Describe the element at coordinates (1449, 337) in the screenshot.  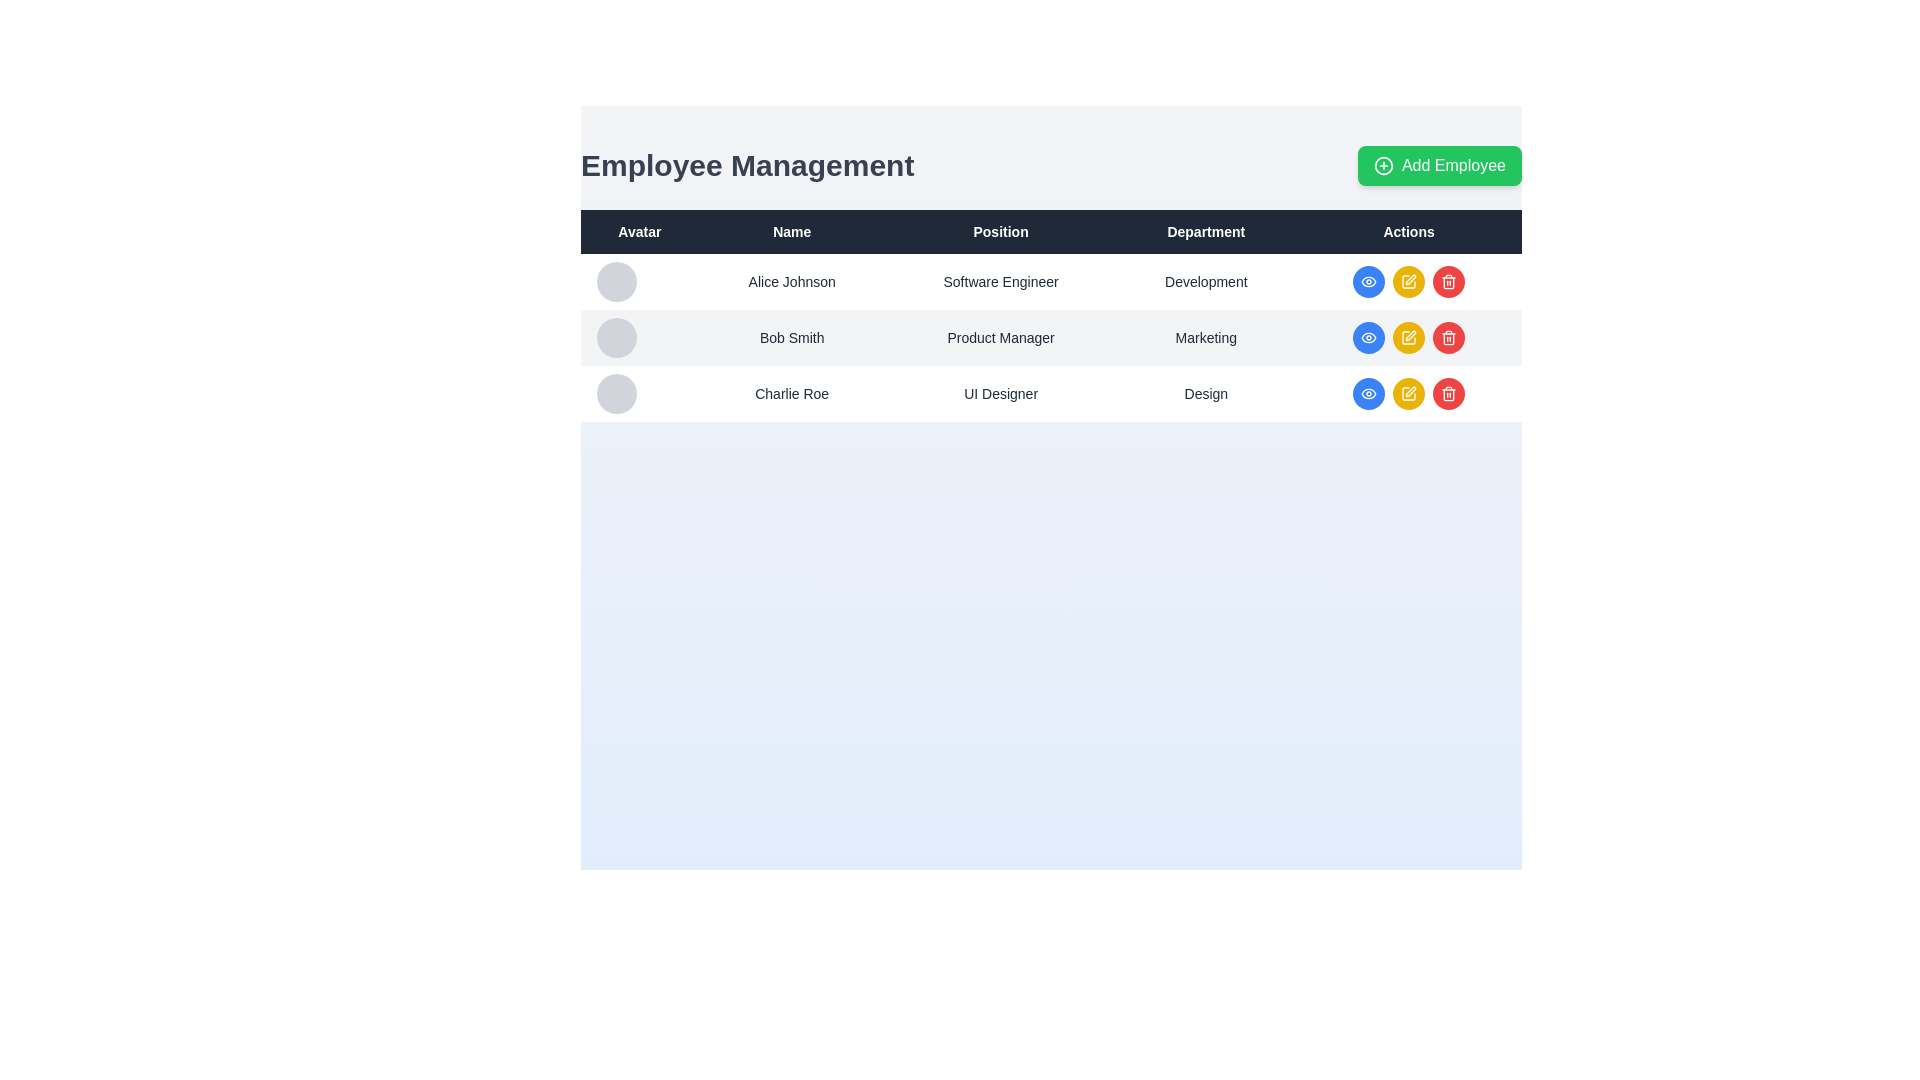
I see `the Delete button with an icon located on the right side of the action buttons in the second row of the table to change its color` at that location.